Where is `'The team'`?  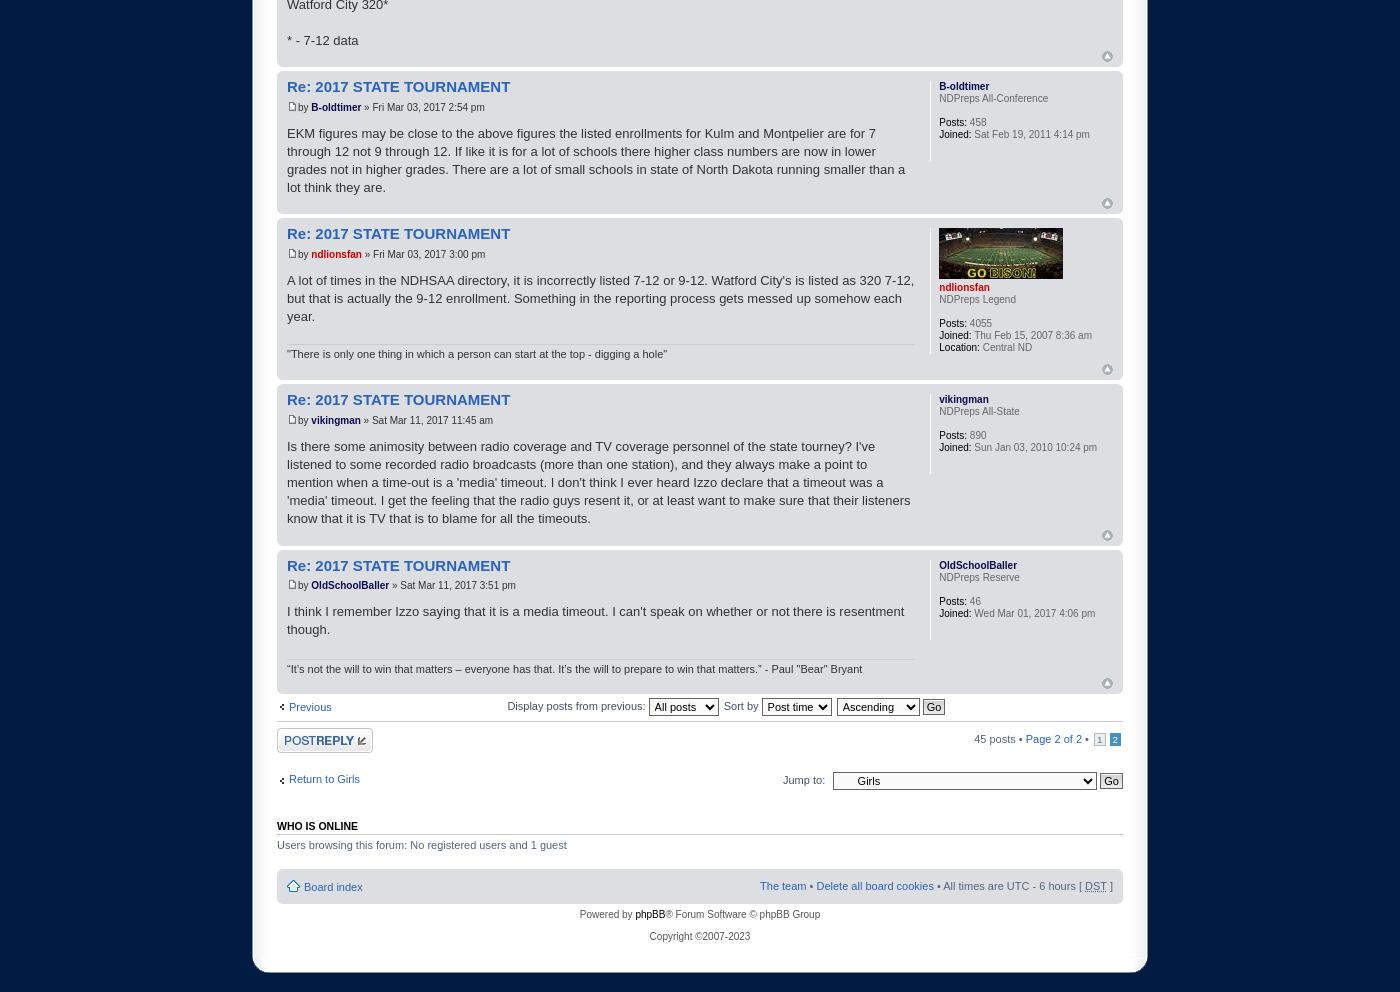 'The team' is located at coordinates (783, 884).